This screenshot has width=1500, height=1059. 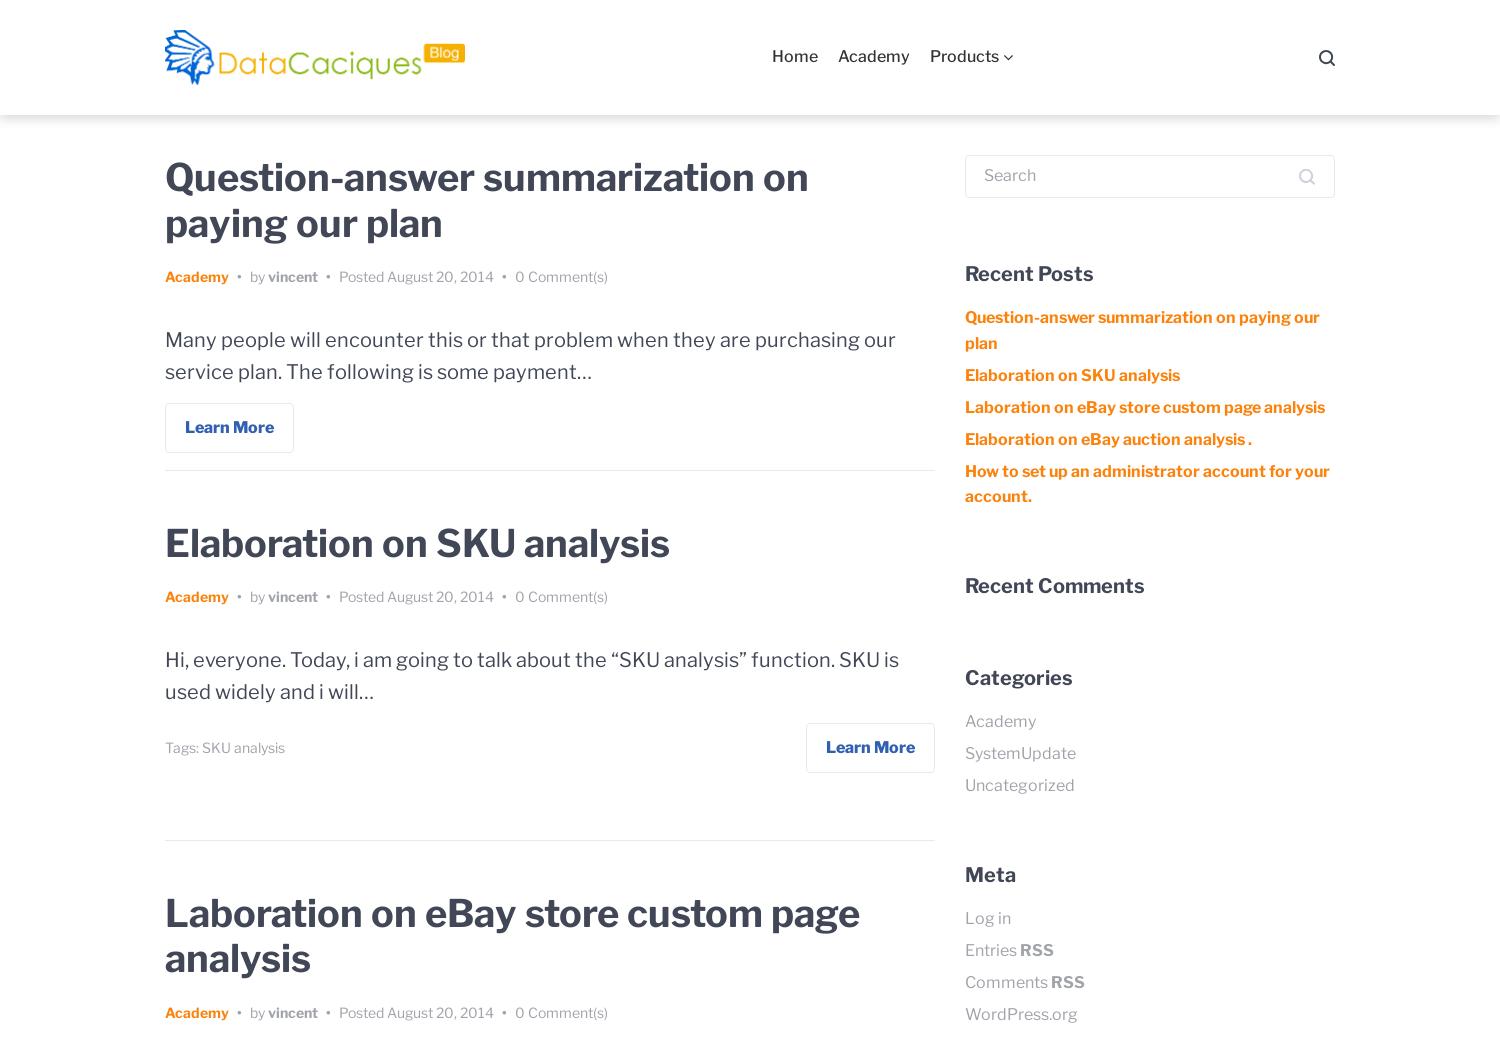 What do you see at coordinates (1029, 273) in the screenshot?
I see `'Recent Posts'` at bounding box center [1029, 273].